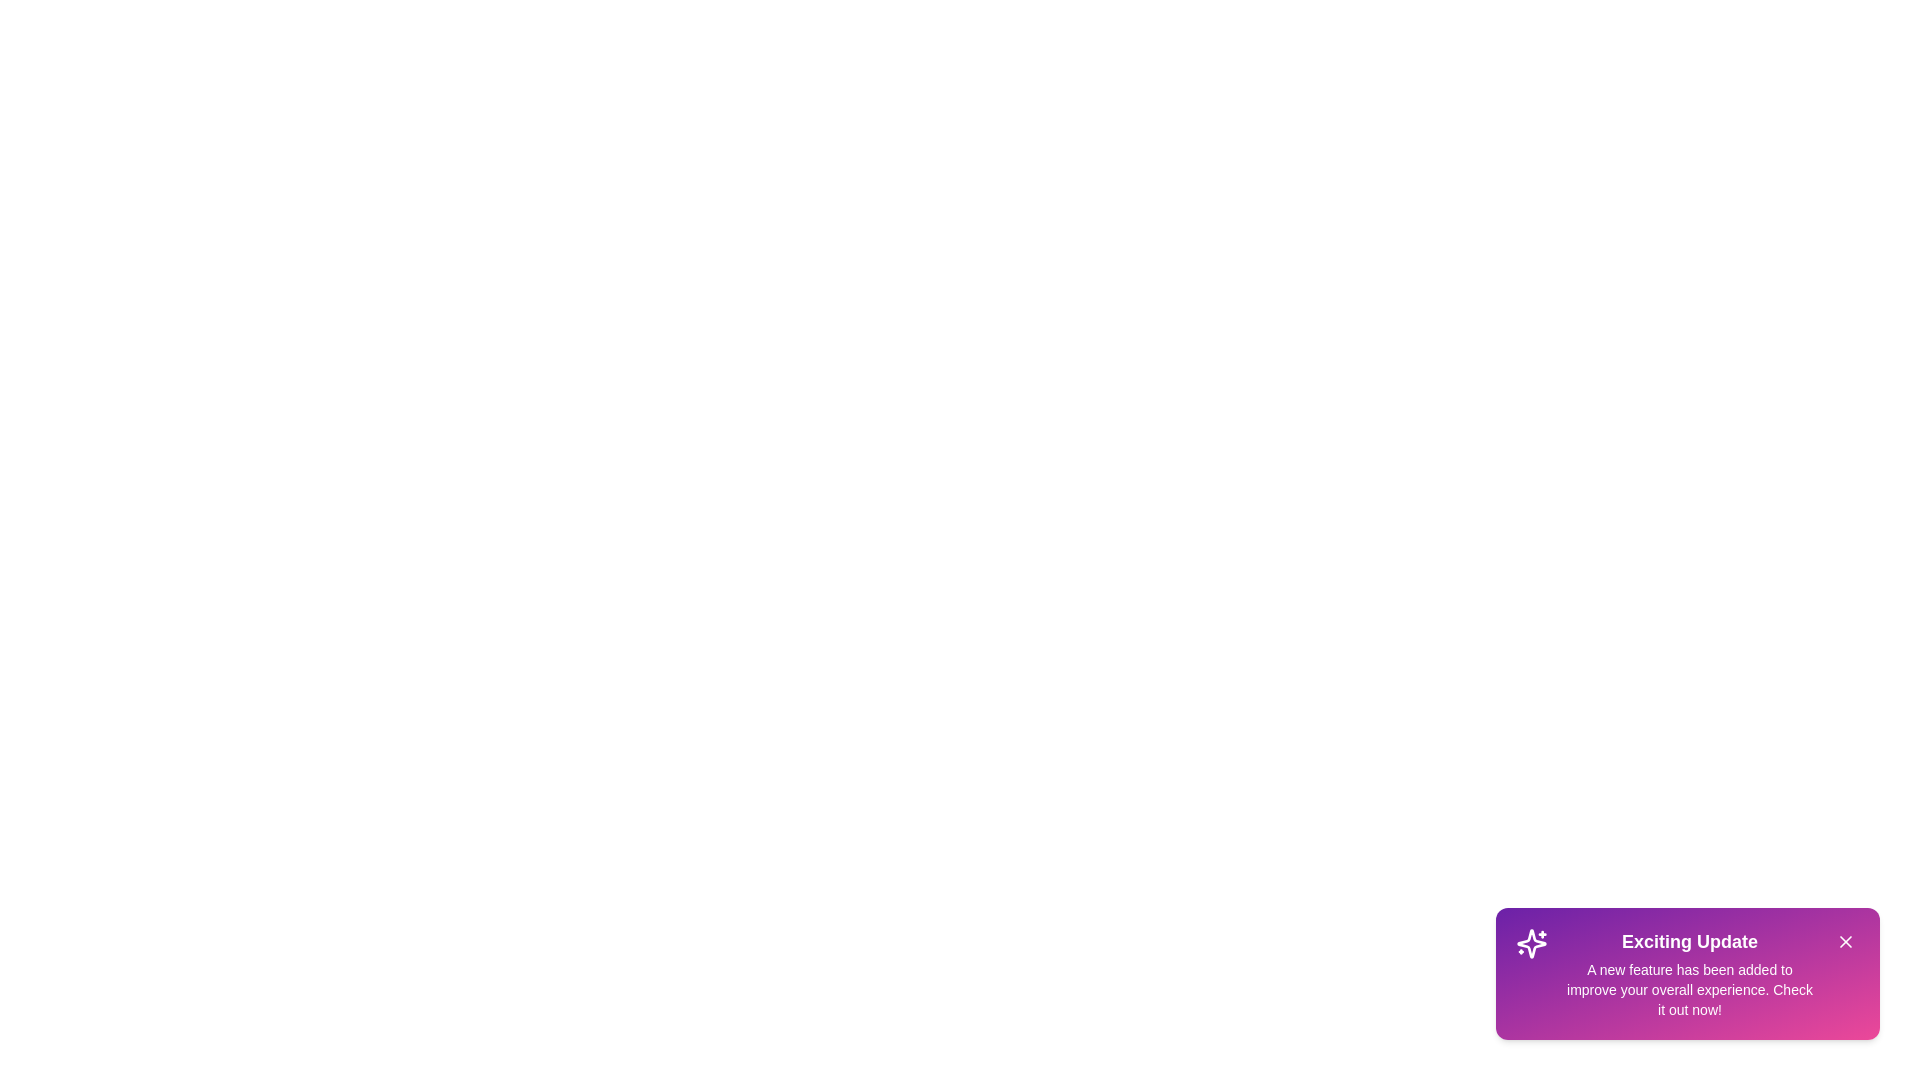  Describe the element at coordinates (1845, 941) in the screenshot. I see `the close button to dismiss the notification` at that location.